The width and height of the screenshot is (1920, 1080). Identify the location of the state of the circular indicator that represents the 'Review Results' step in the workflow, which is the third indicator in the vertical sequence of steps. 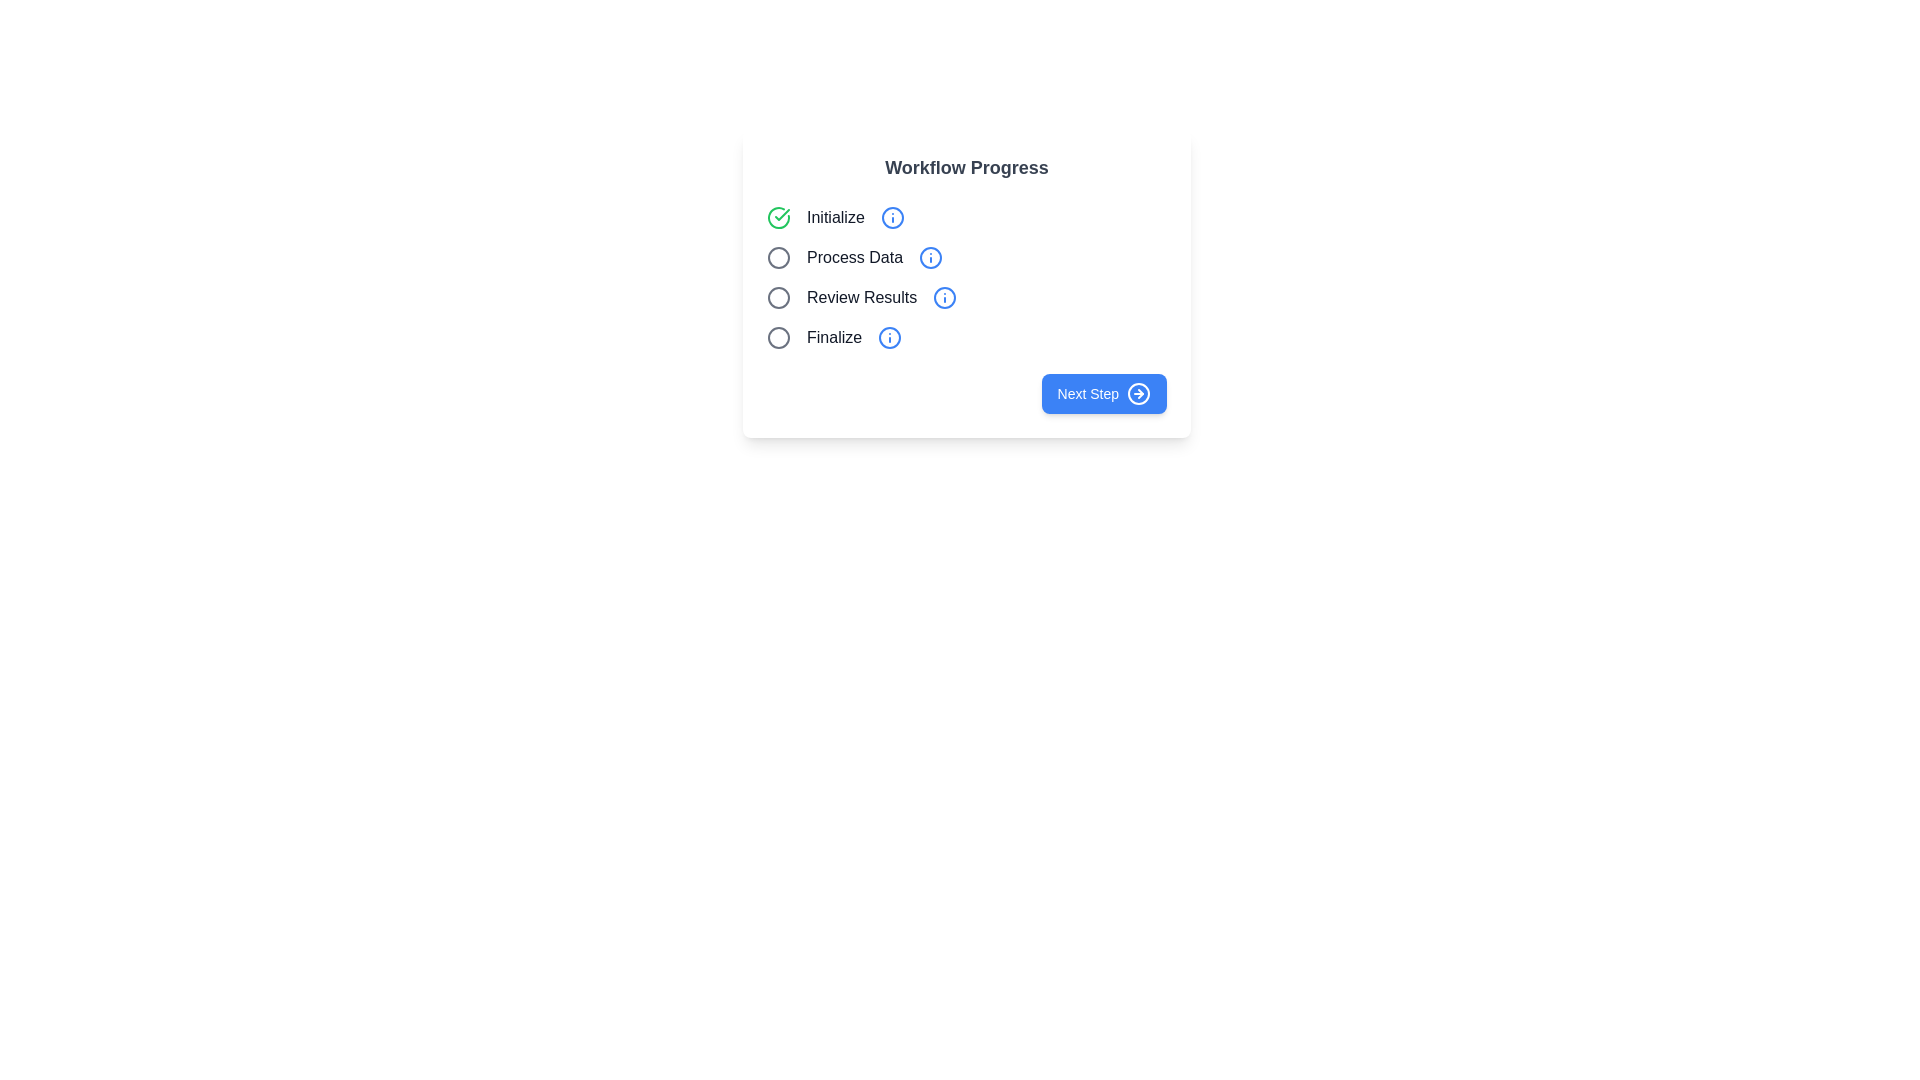
(777, 297).